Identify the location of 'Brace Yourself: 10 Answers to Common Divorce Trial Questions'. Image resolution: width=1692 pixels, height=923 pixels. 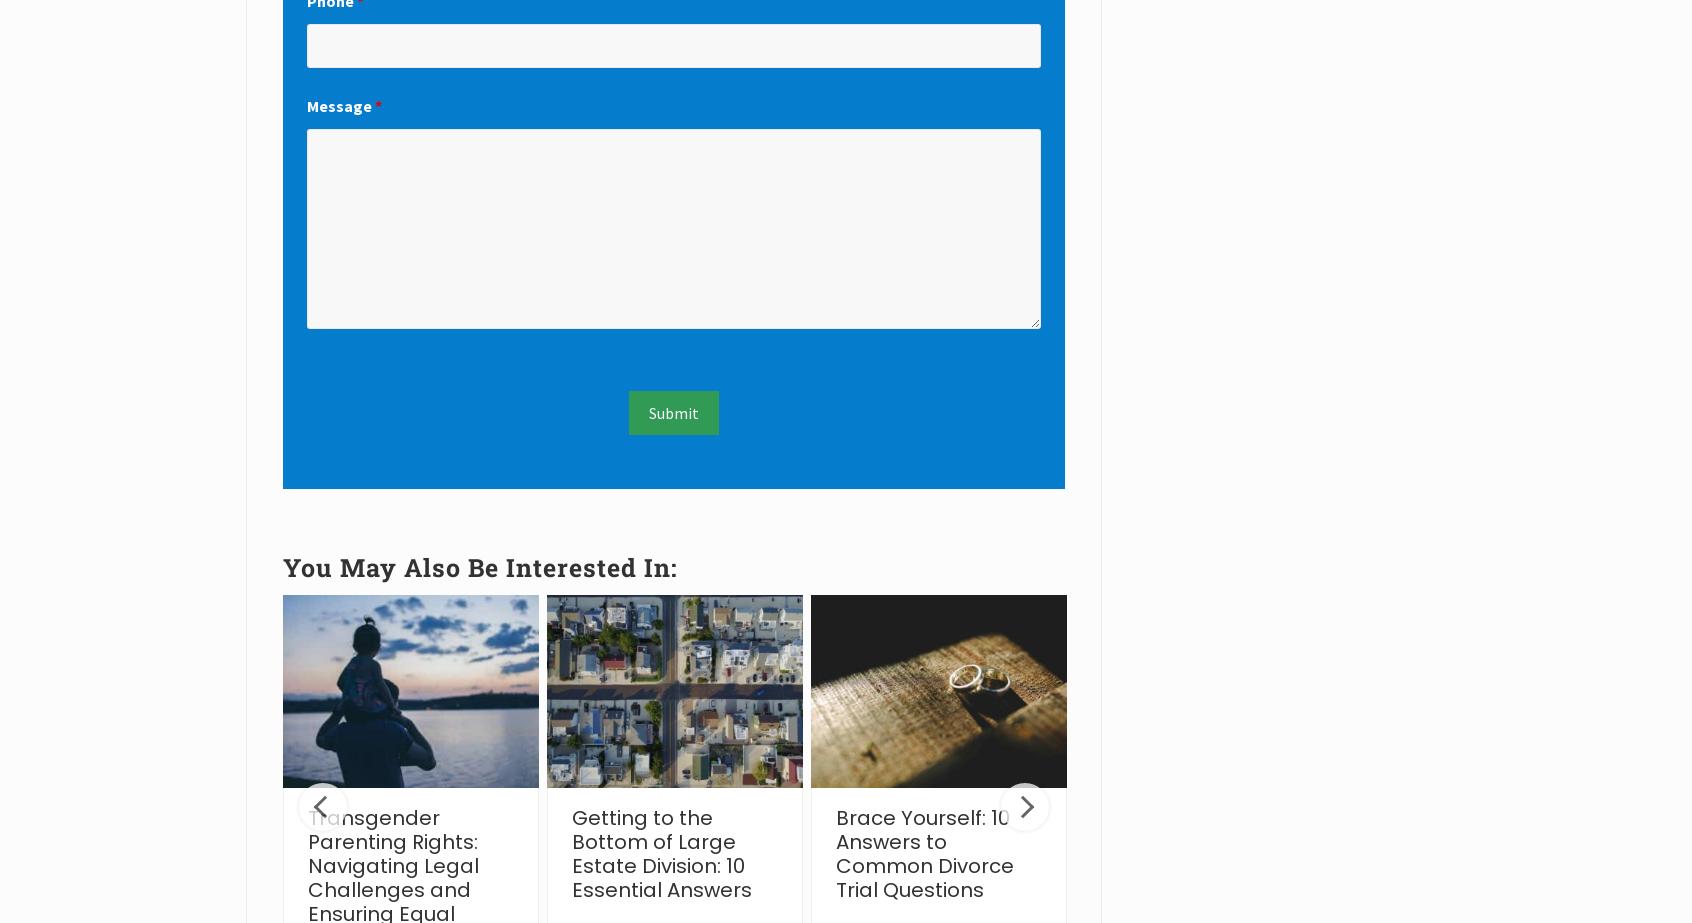
(925, 852).